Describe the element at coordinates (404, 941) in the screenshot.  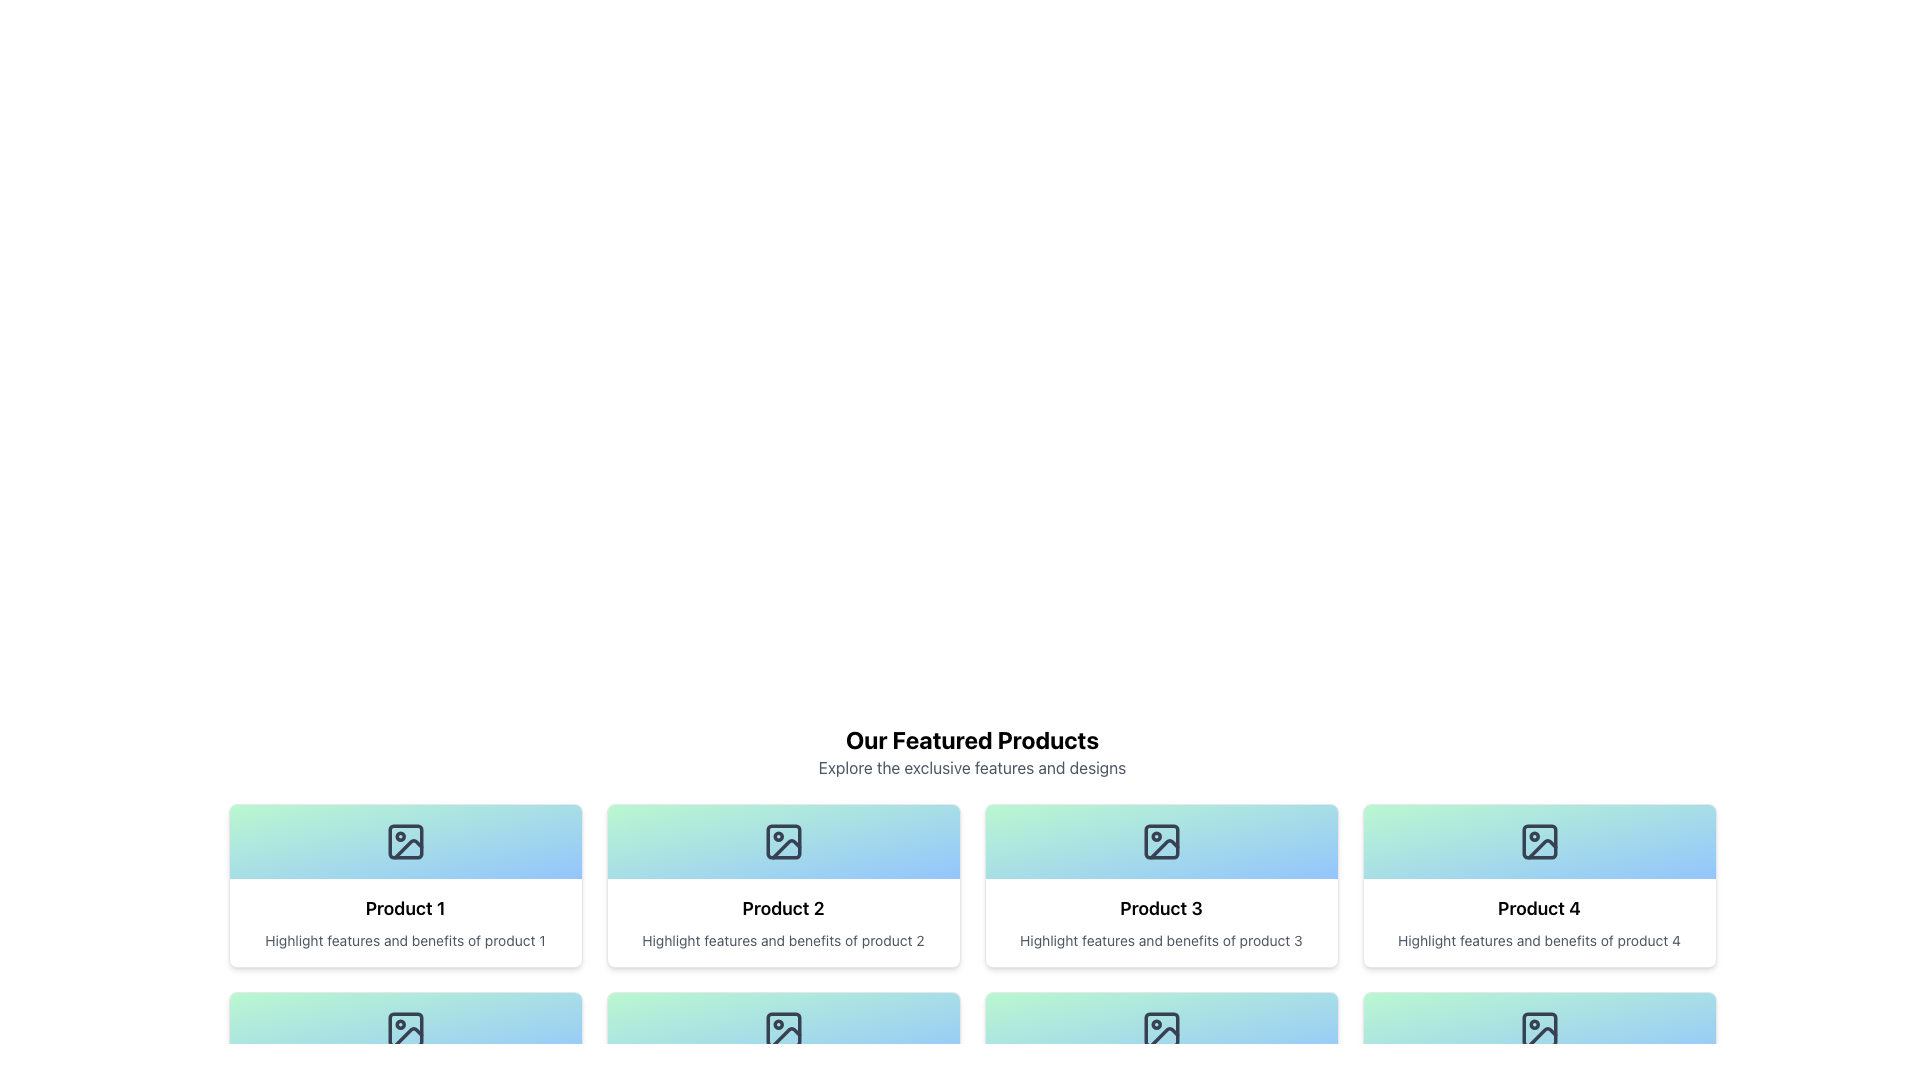
I see `the descriptive text label for 'Product 1', which is located under the 'Product 1' heading in the first product card` at that location.